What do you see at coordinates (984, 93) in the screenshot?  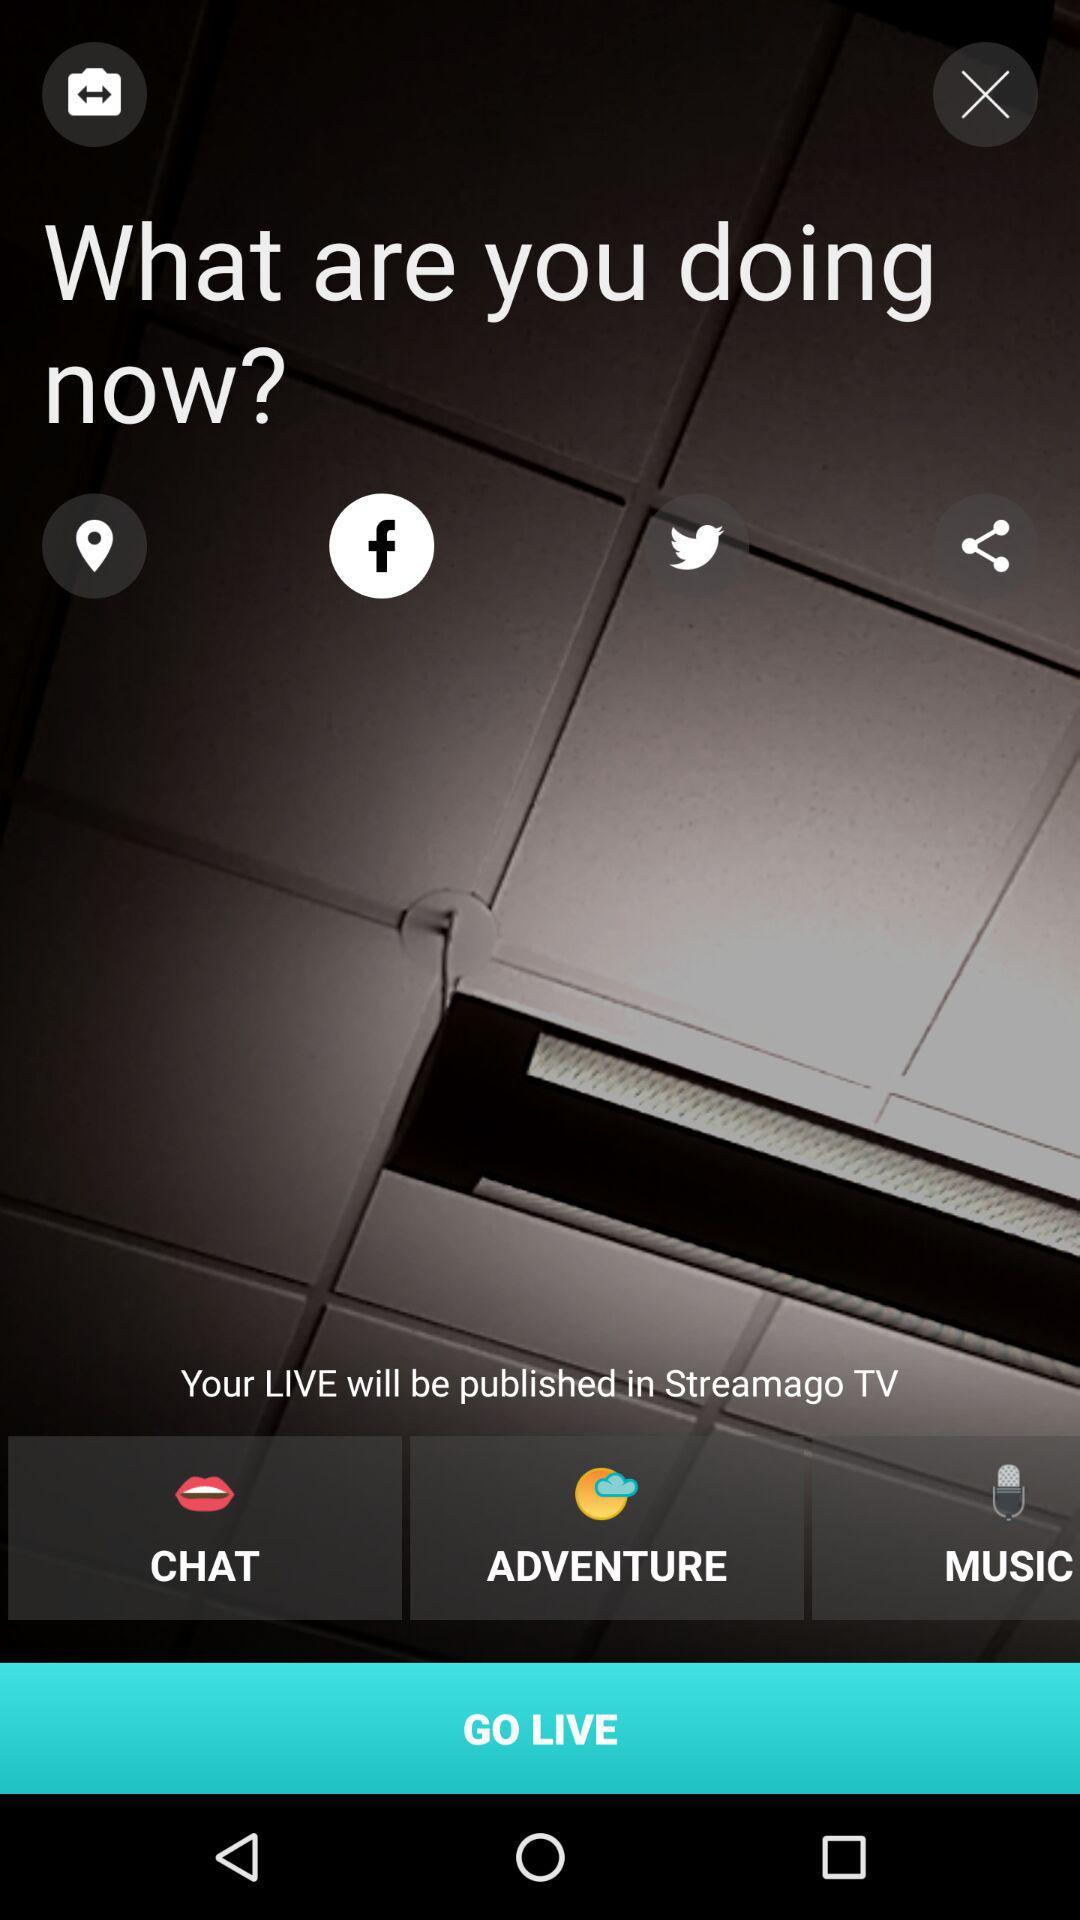 I see `the close icon` at bounding box center [984, 93].